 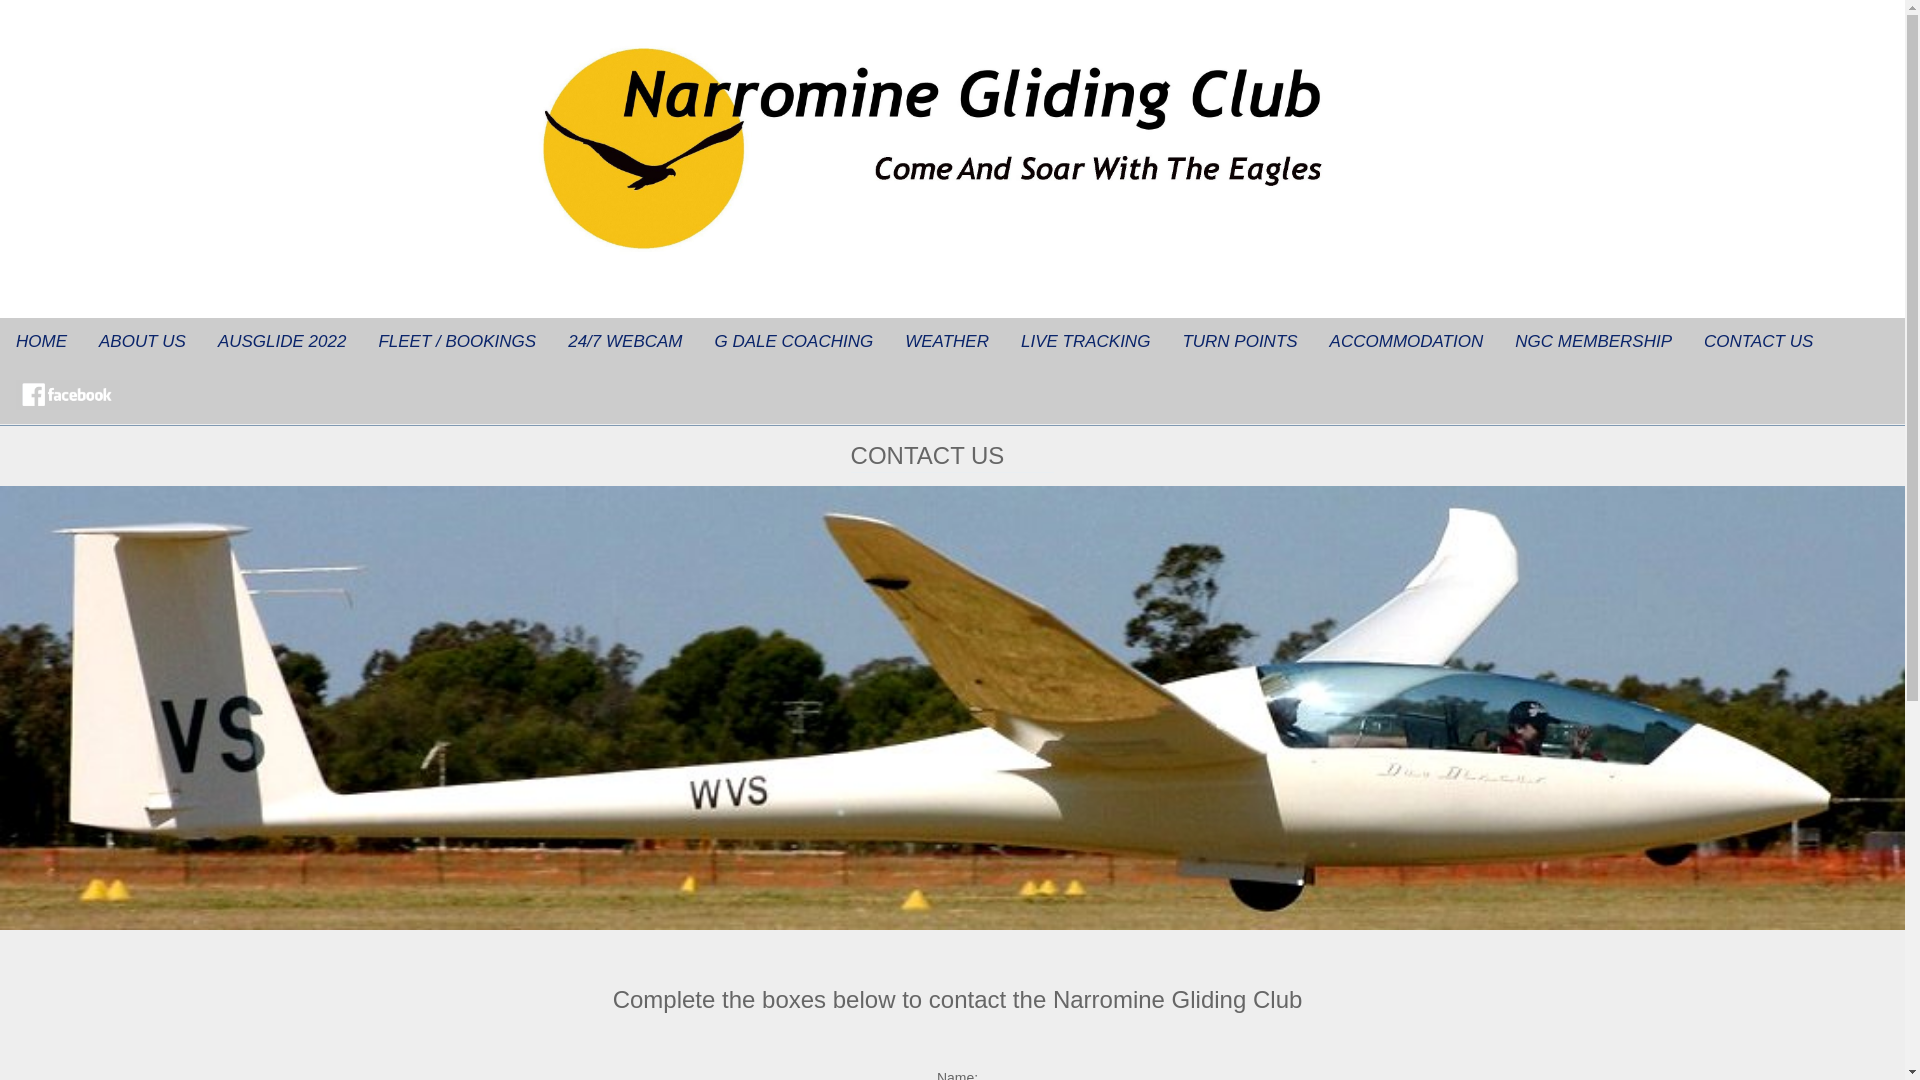 I want to click on 'LIVE TRACKING', so click(x=1004, y=341).